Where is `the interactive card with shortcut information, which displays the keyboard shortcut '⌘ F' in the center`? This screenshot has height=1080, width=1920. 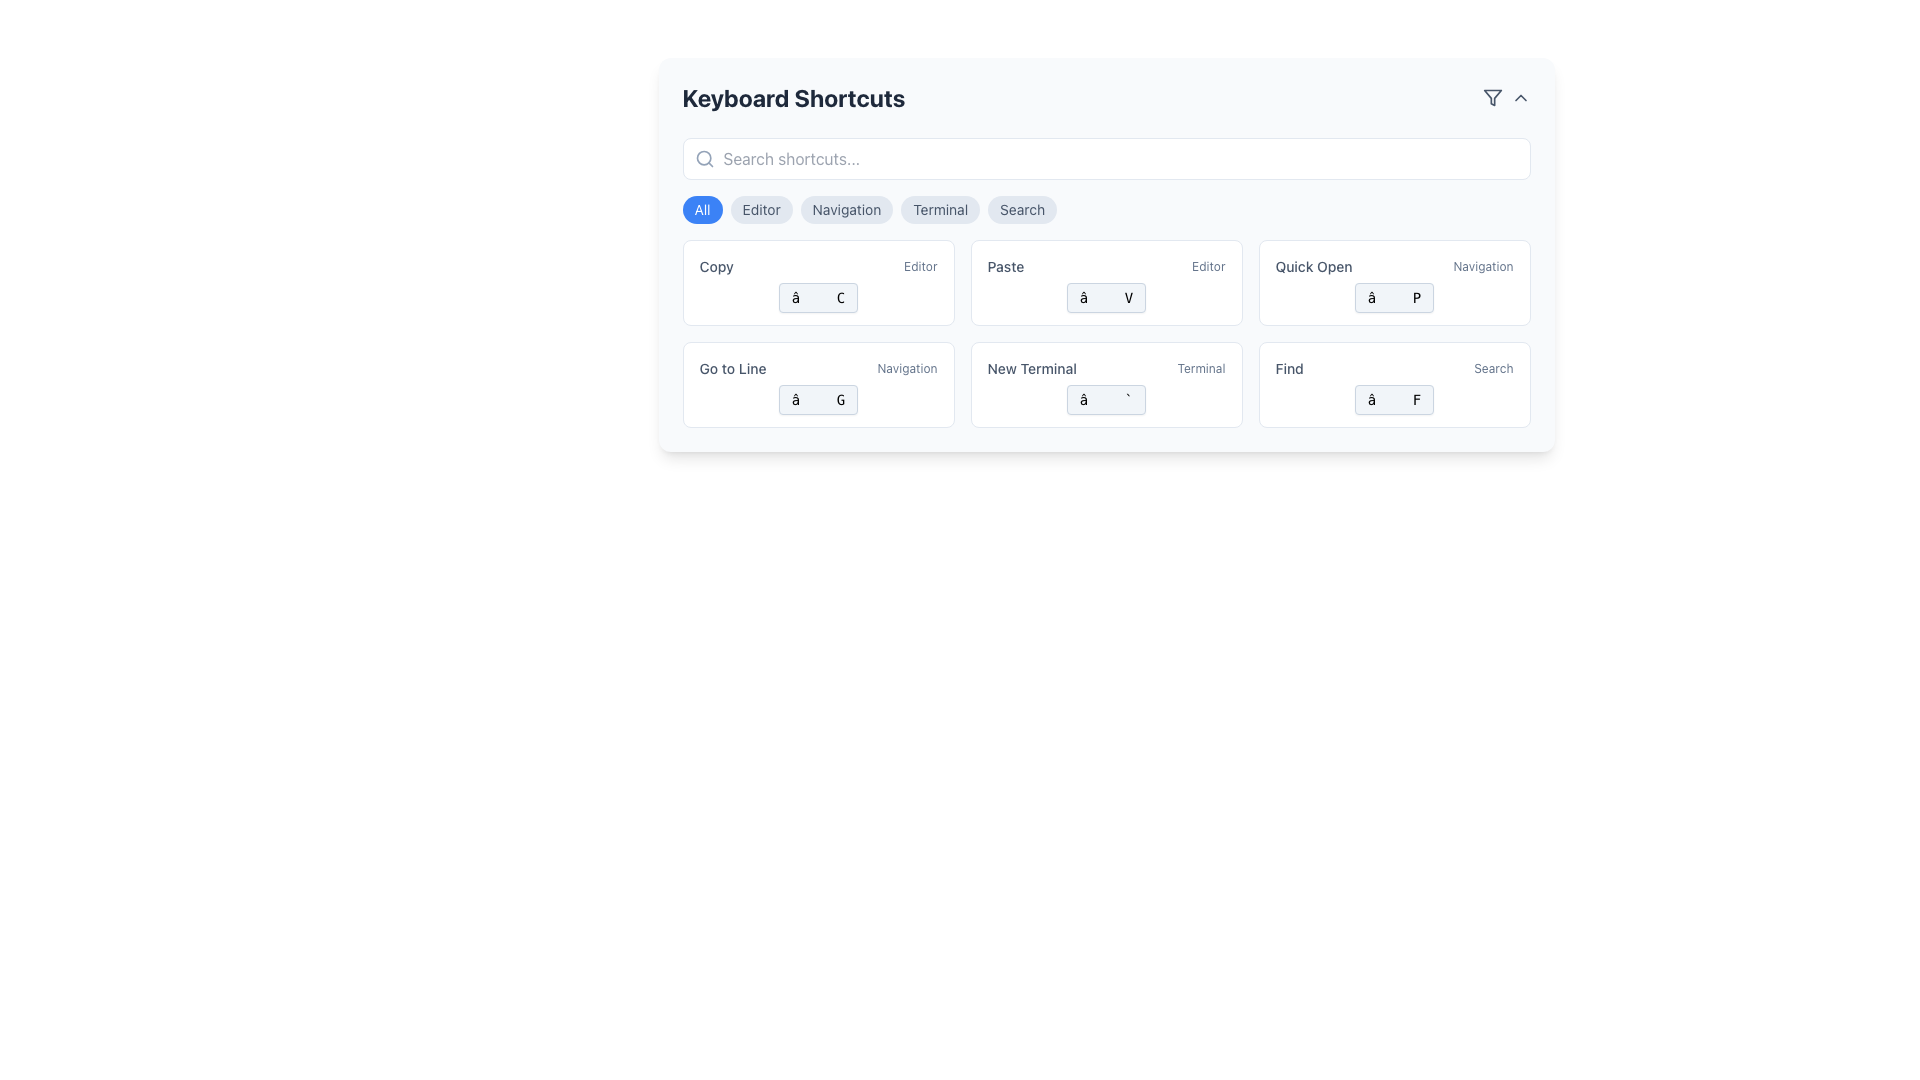
the interactive card with shortcut information, which displays the keyboard shortcut '⌘ F' in the center is located at coordinates (1393, 385).